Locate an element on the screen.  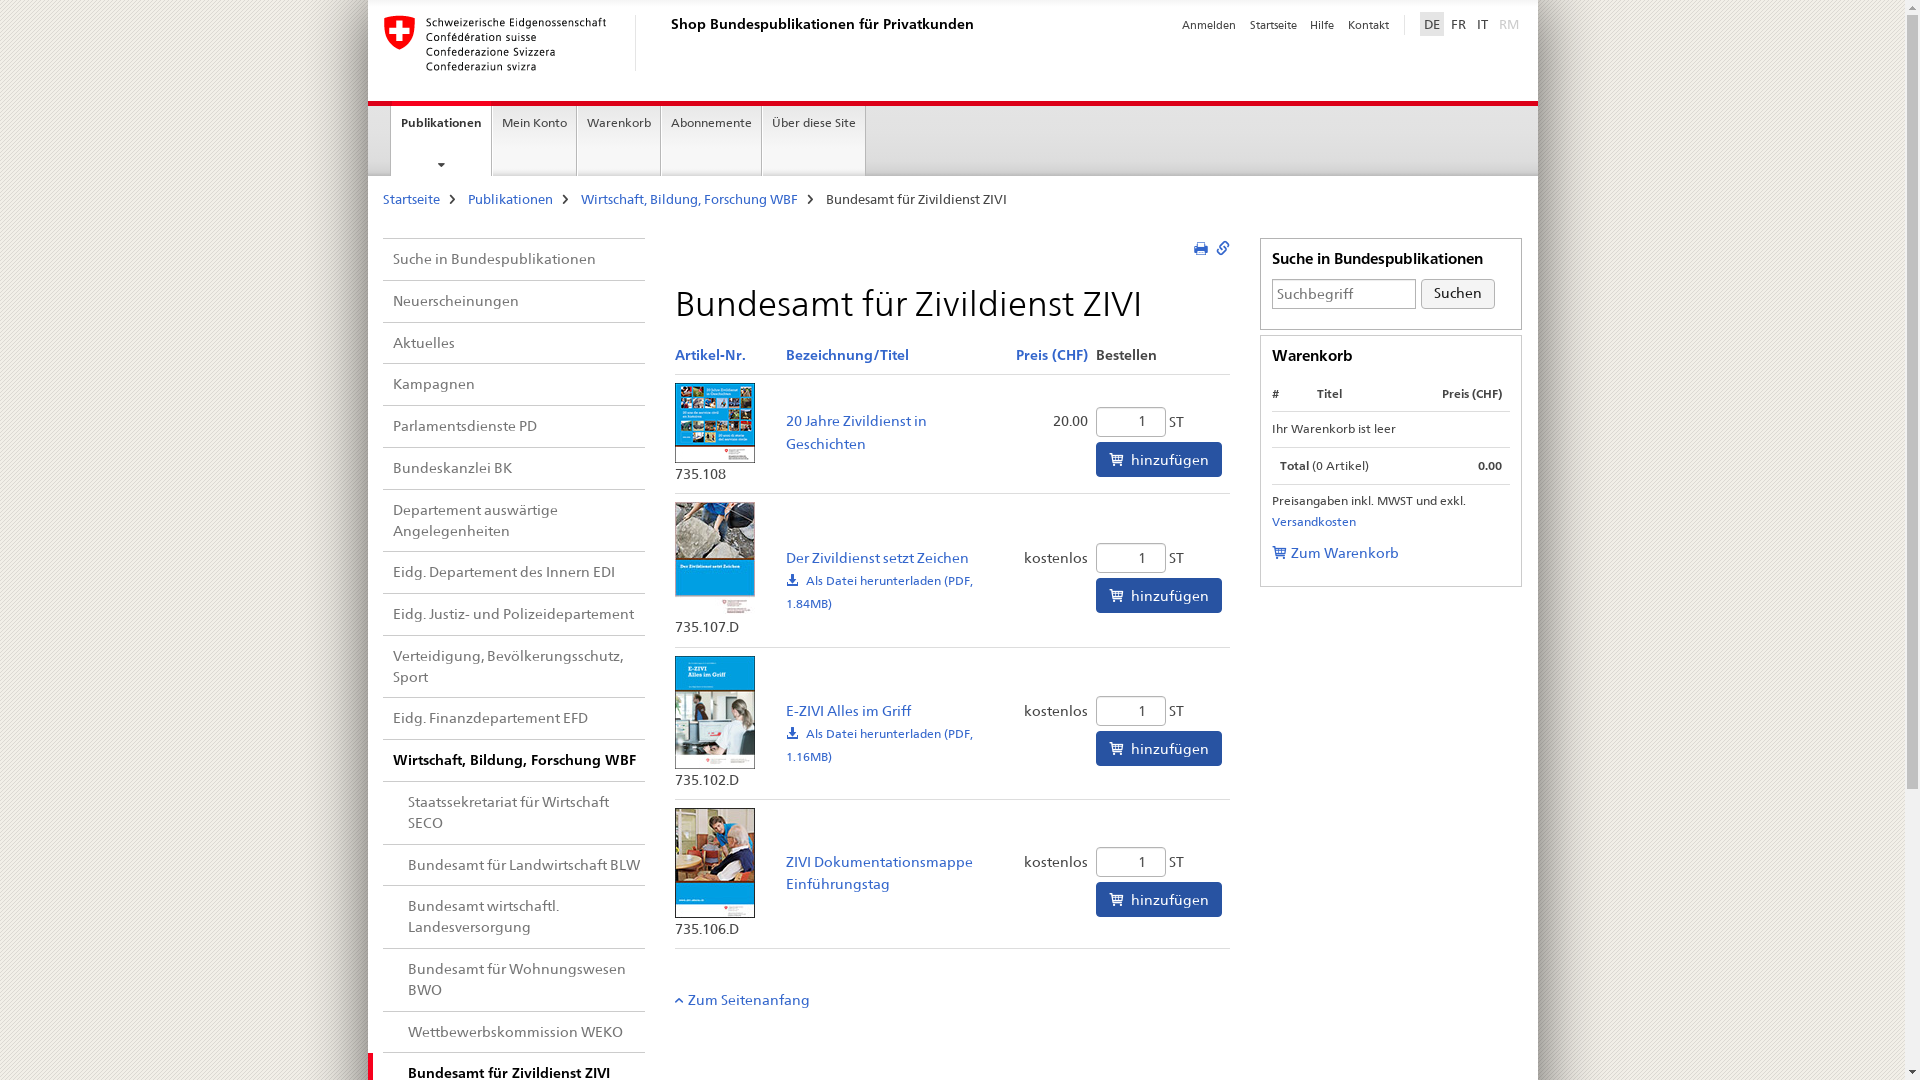
'Zum Seitenanfang' is located at coordinates (675, 999).